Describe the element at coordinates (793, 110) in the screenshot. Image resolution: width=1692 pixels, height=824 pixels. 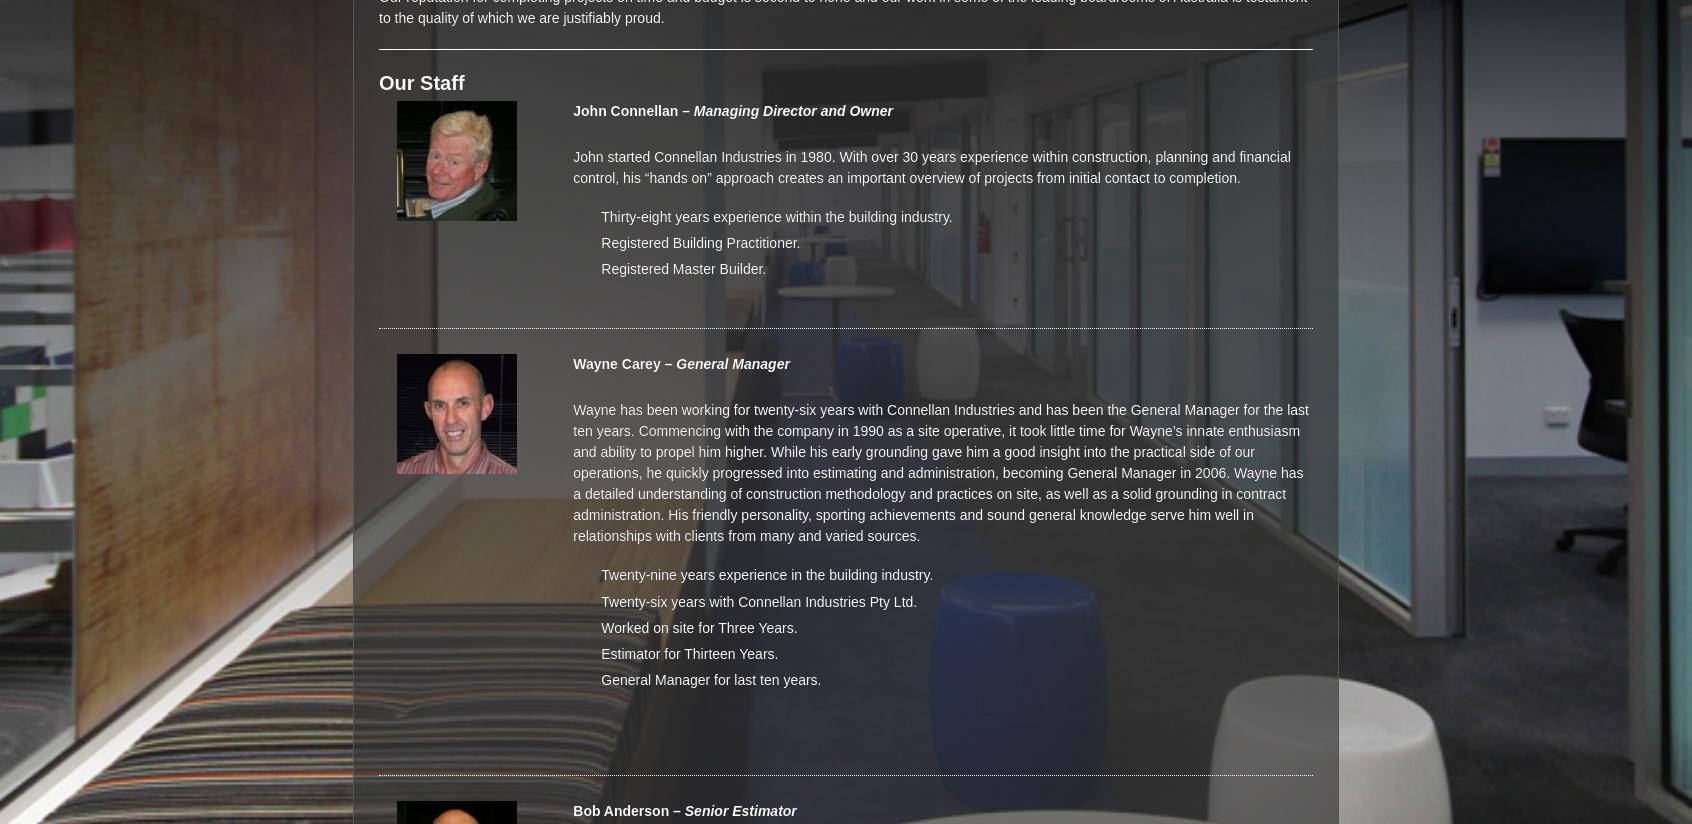
I see `'Managing Director and Owner'` at that location.